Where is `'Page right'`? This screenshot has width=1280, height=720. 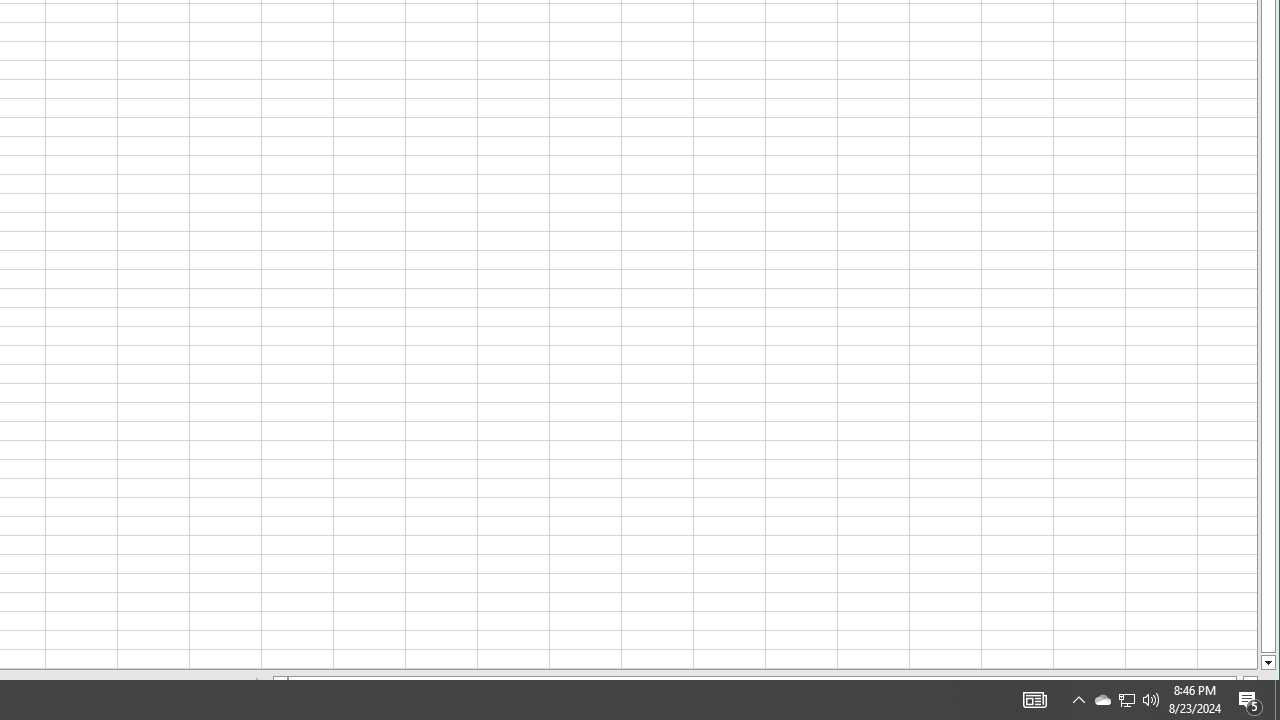
'Page right' is located at coordinates (1238, 682).